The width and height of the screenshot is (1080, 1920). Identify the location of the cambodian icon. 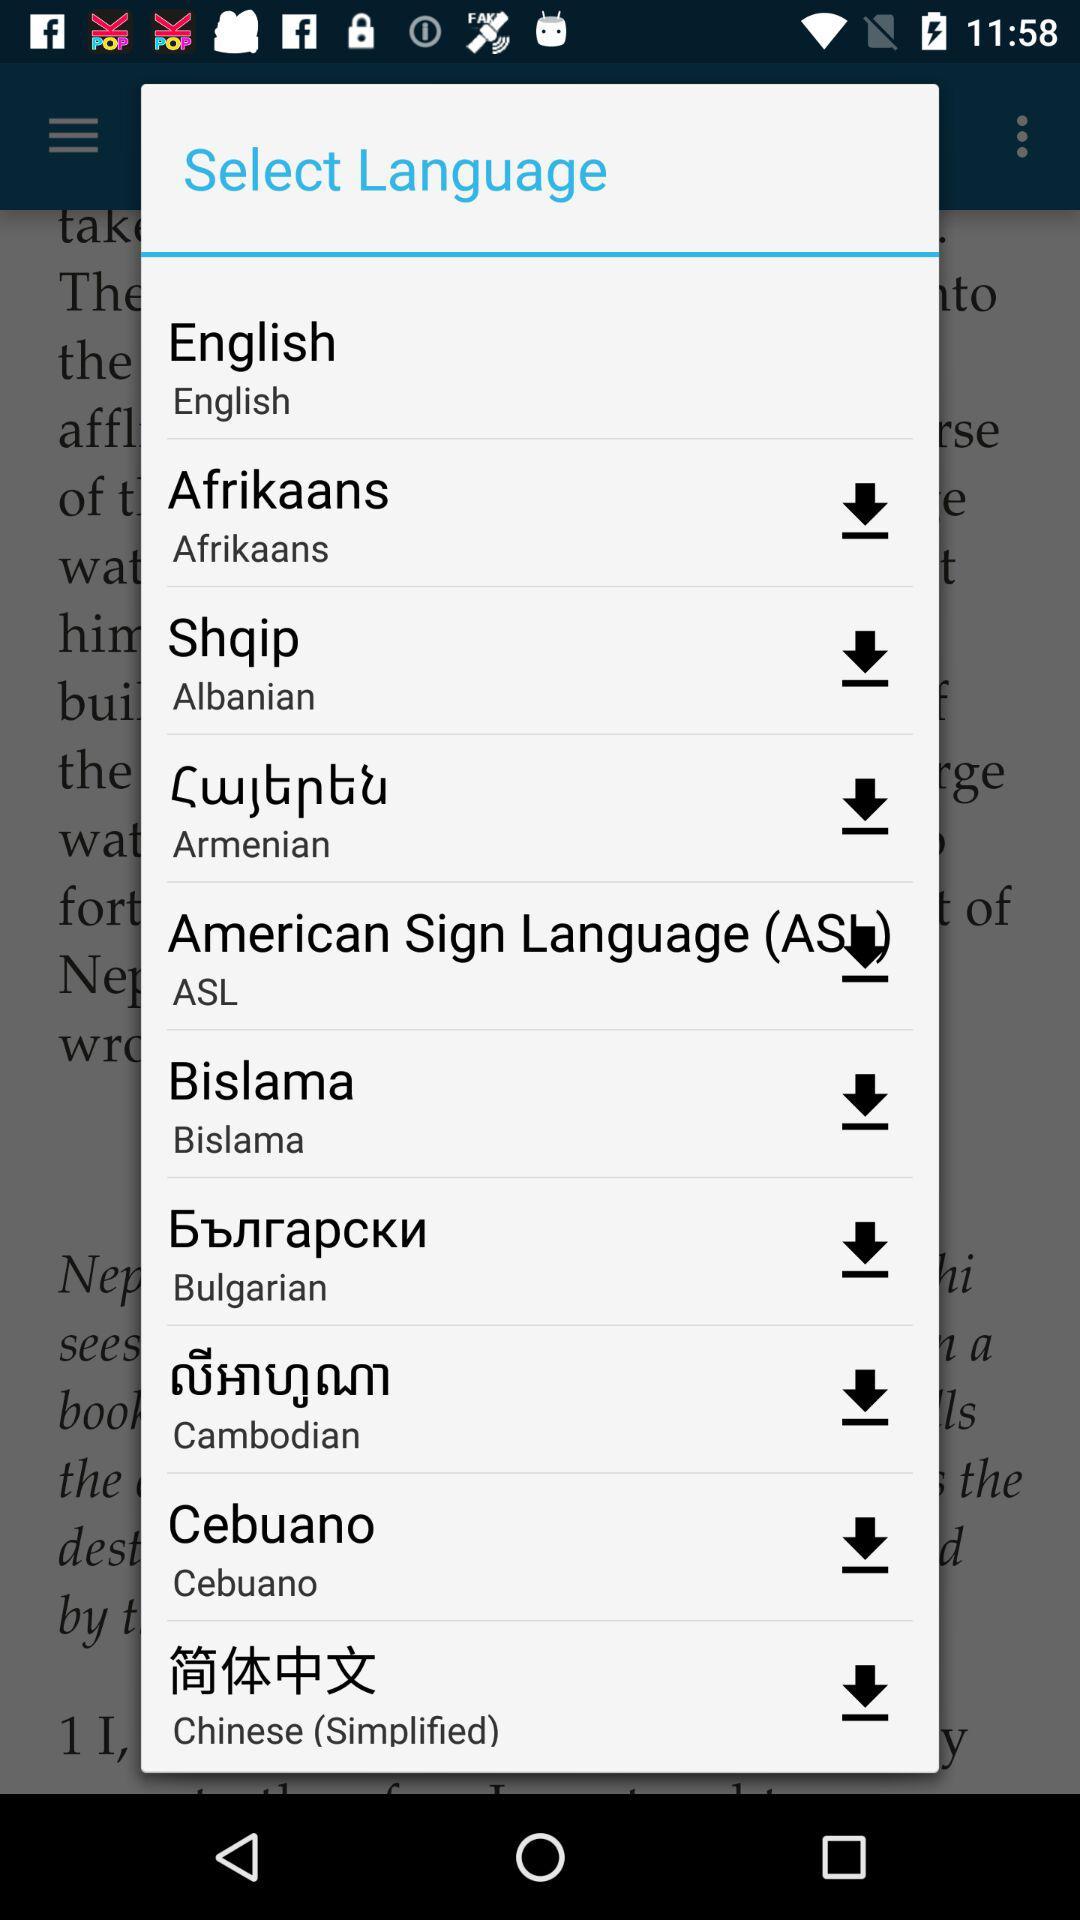
(540, 1440).